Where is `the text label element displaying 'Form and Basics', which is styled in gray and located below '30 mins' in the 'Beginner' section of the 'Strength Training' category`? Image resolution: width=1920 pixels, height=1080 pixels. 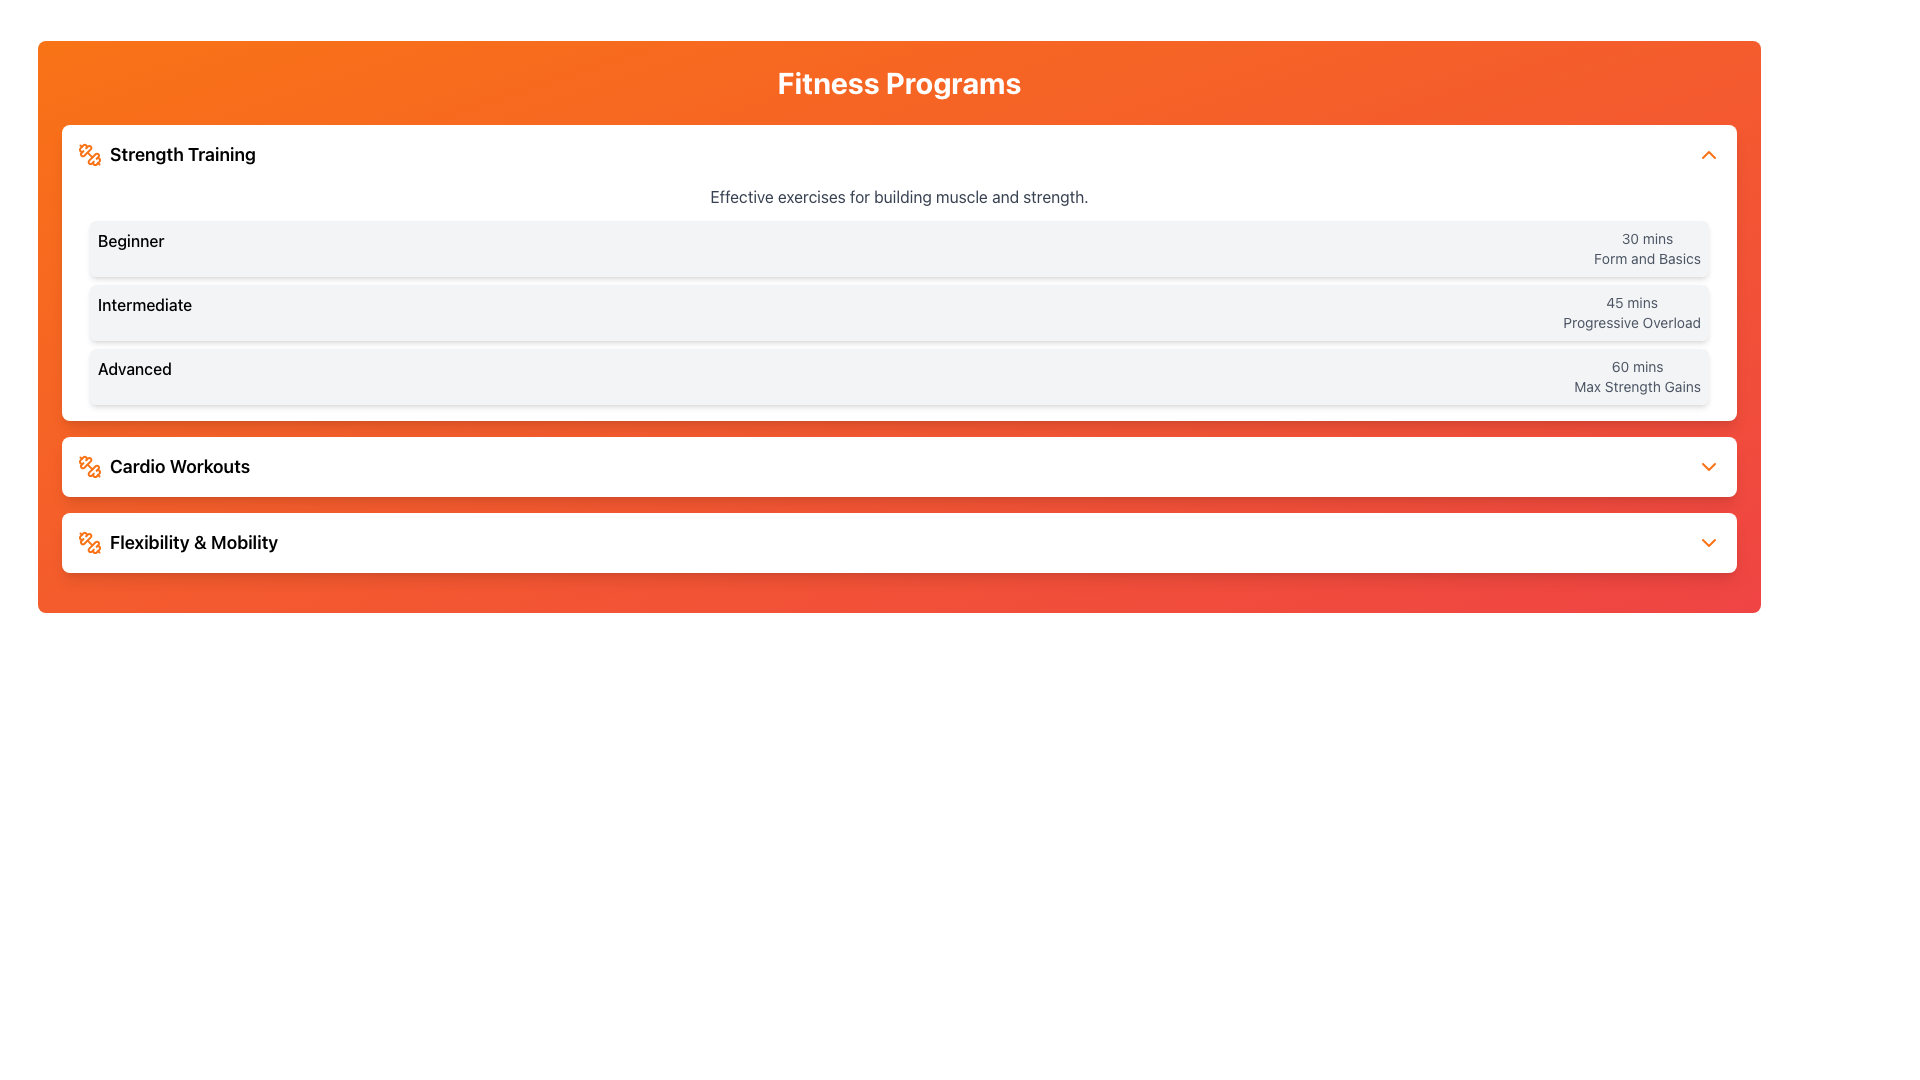
the text label element displaying 'Form and Basics', which is styled in gray and located below '30 mins' in the 'Beginner' section of the 'Strength Training' category is located at coordinates (1647, 257).